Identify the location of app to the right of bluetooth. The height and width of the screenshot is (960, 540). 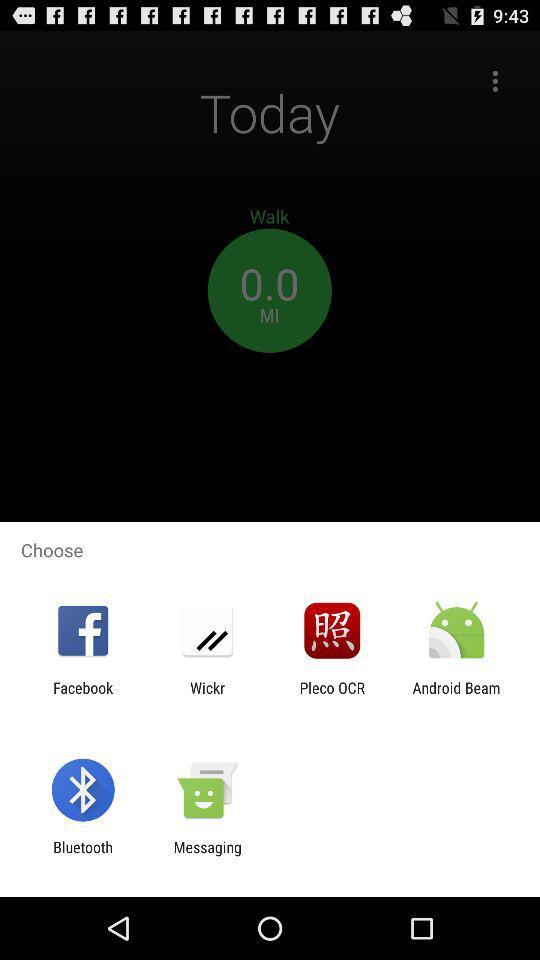
(206, 855).